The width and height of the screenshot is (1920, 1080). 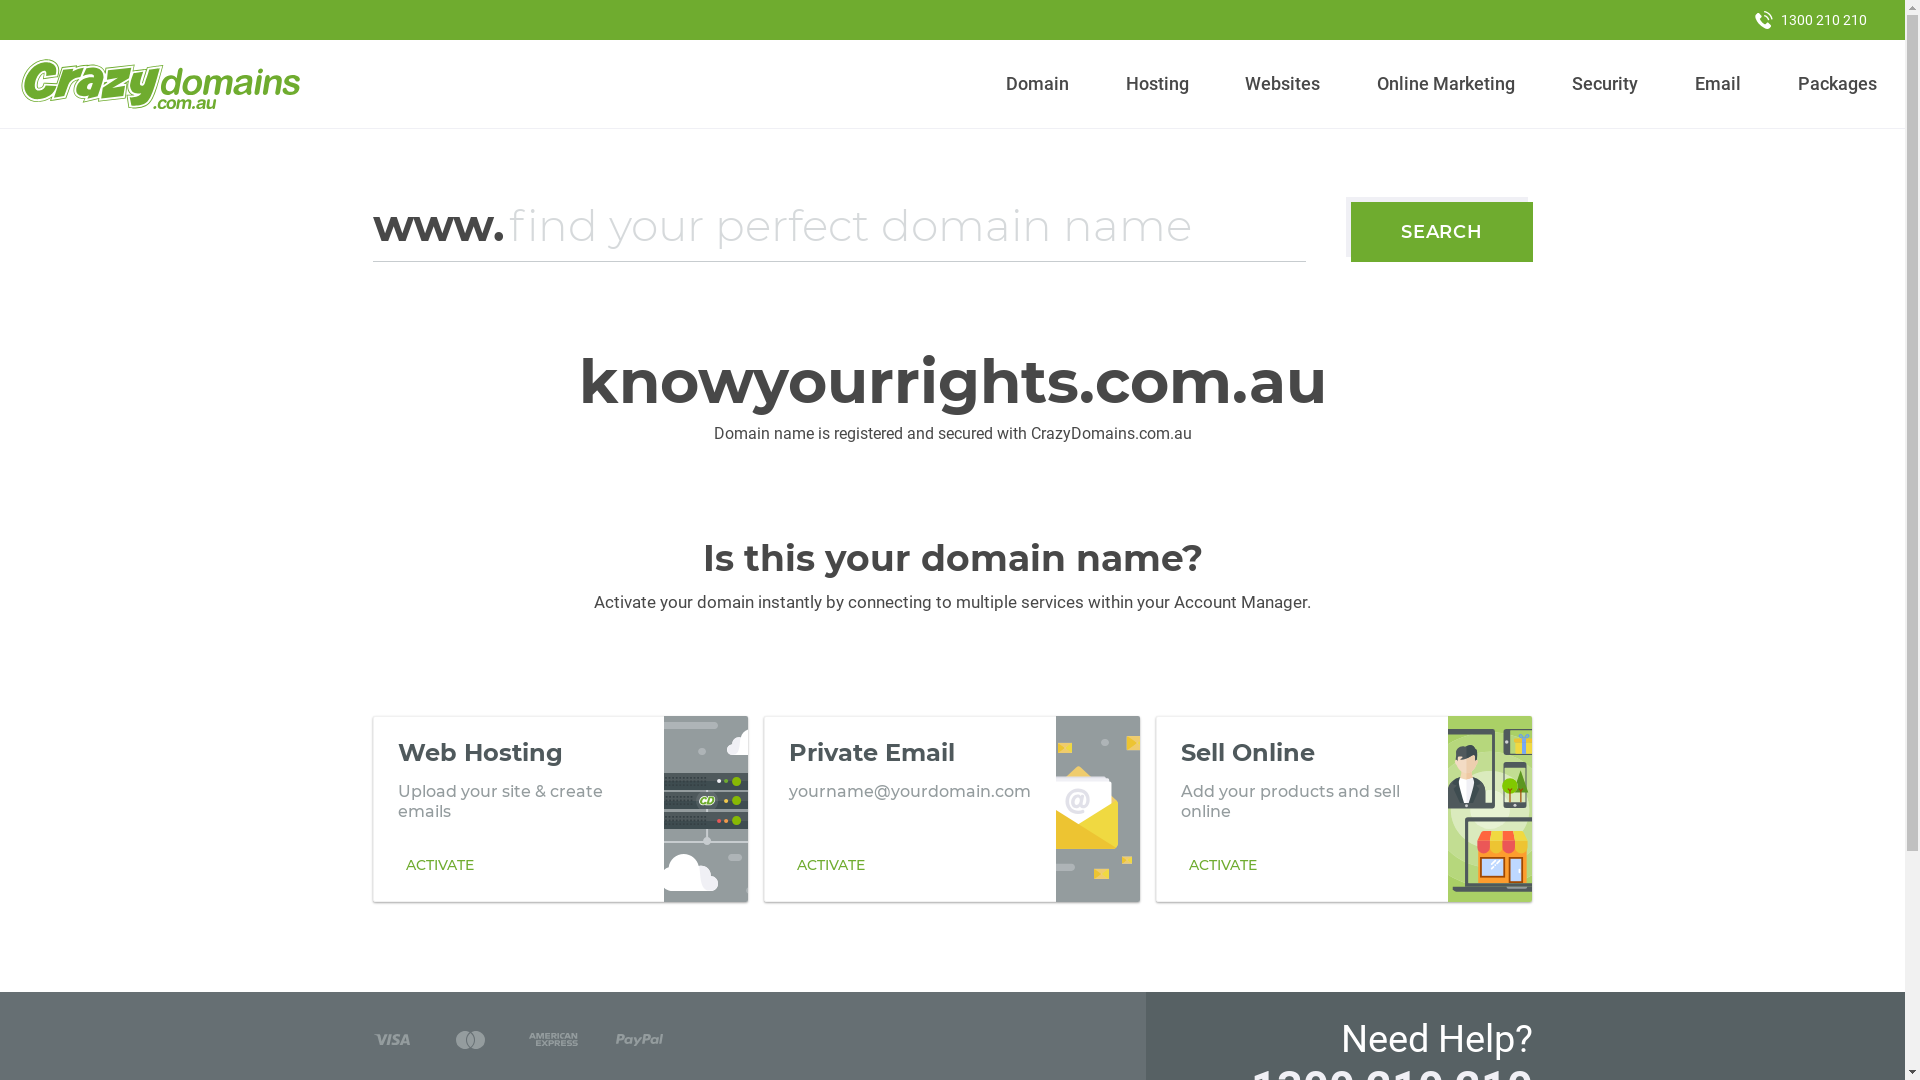 I want to click on 'Web Hosting, so click(x=560, y=808).